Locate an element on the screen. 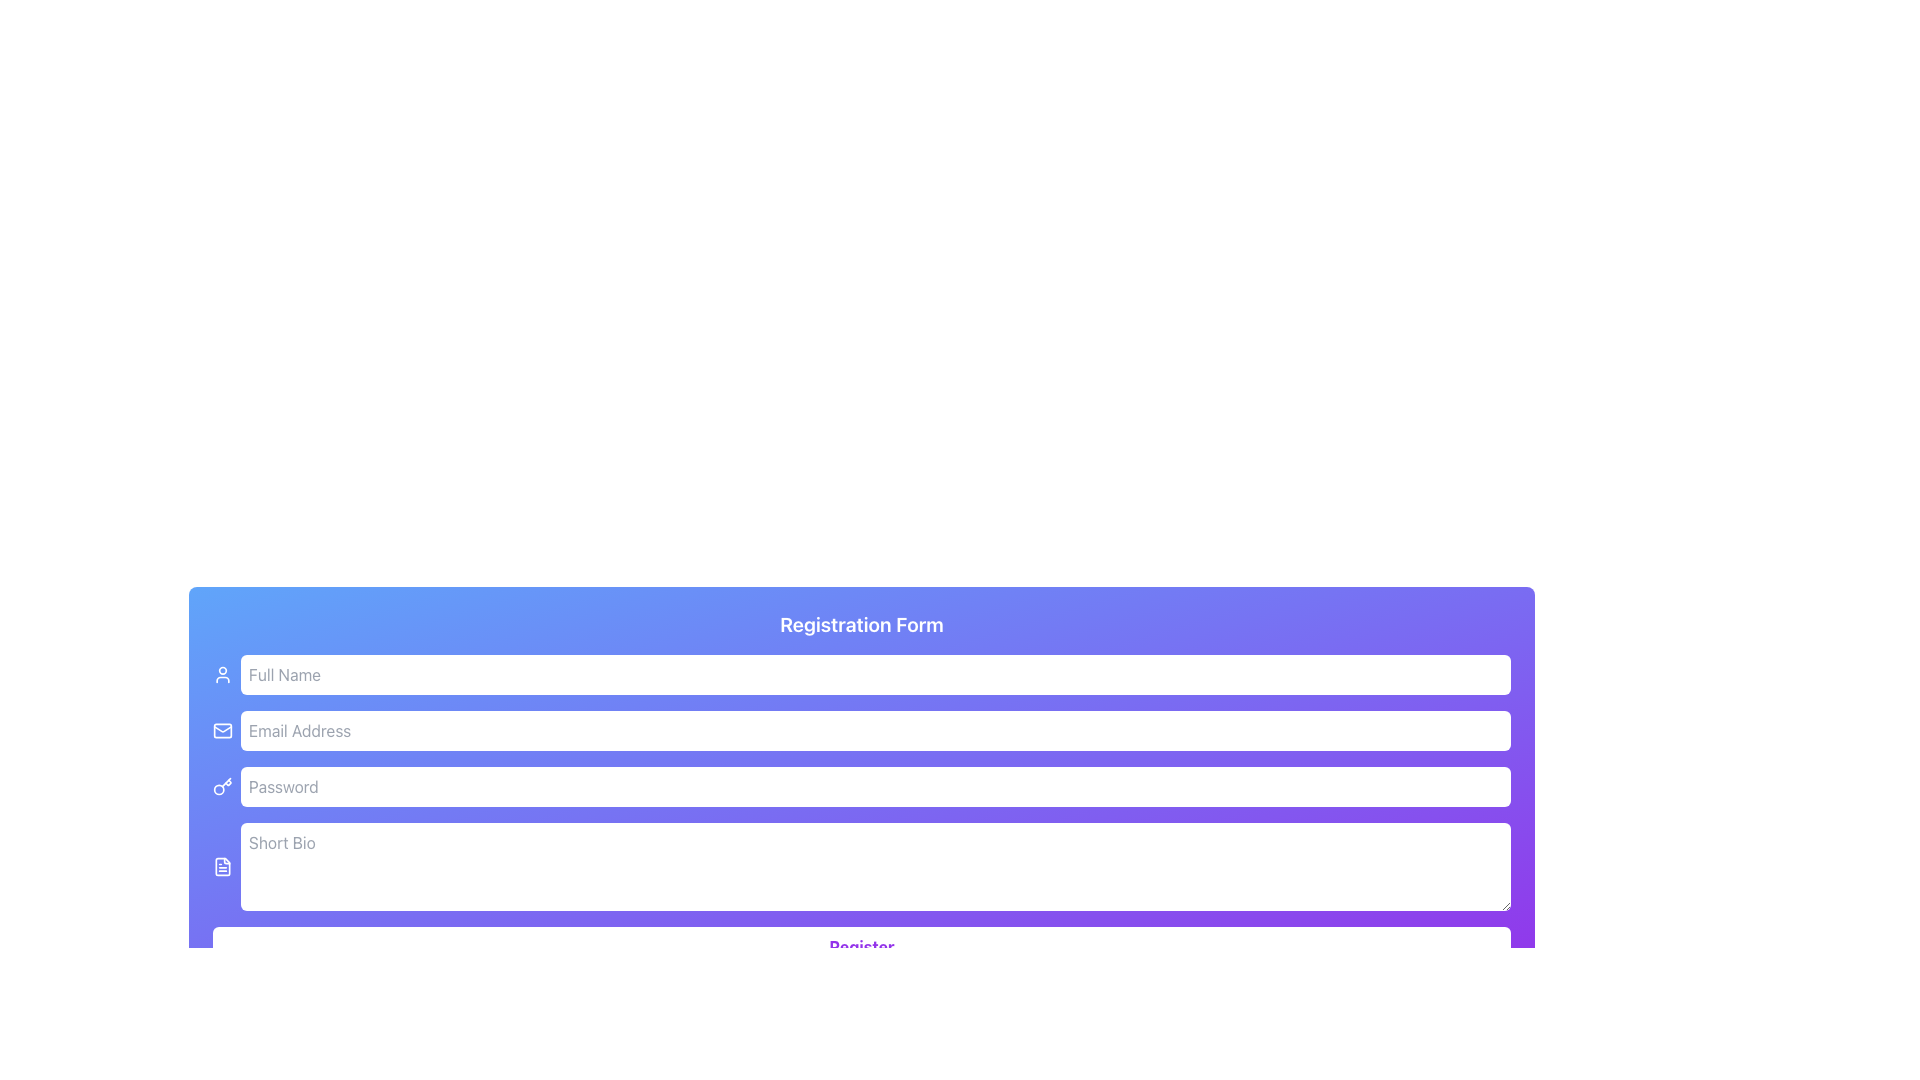 This screenshot has height=1080, width=1920. the 'Register' button at the bottom of the form is located at coordinates (862, 946).